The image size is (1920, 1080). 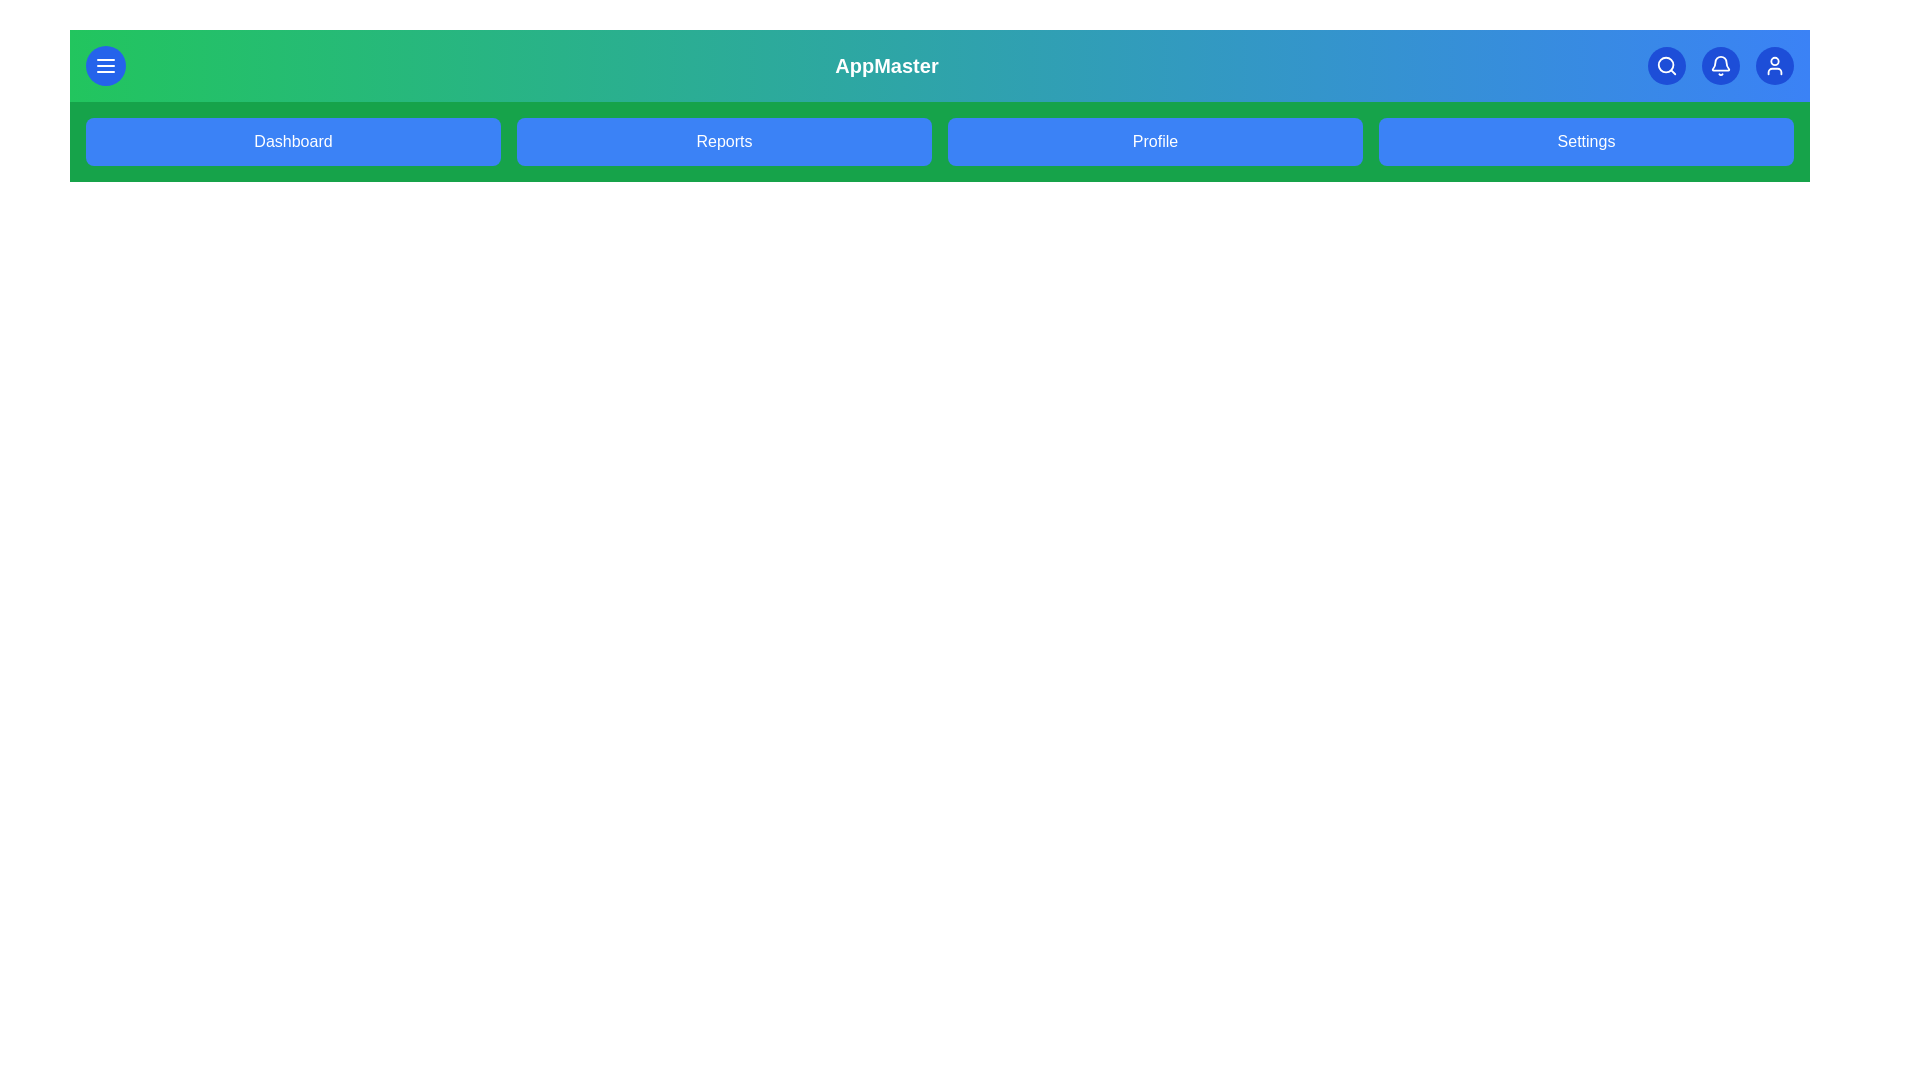 I want to click on the AppMaster heading text to read or interact with it, so click(x=886, y=64).